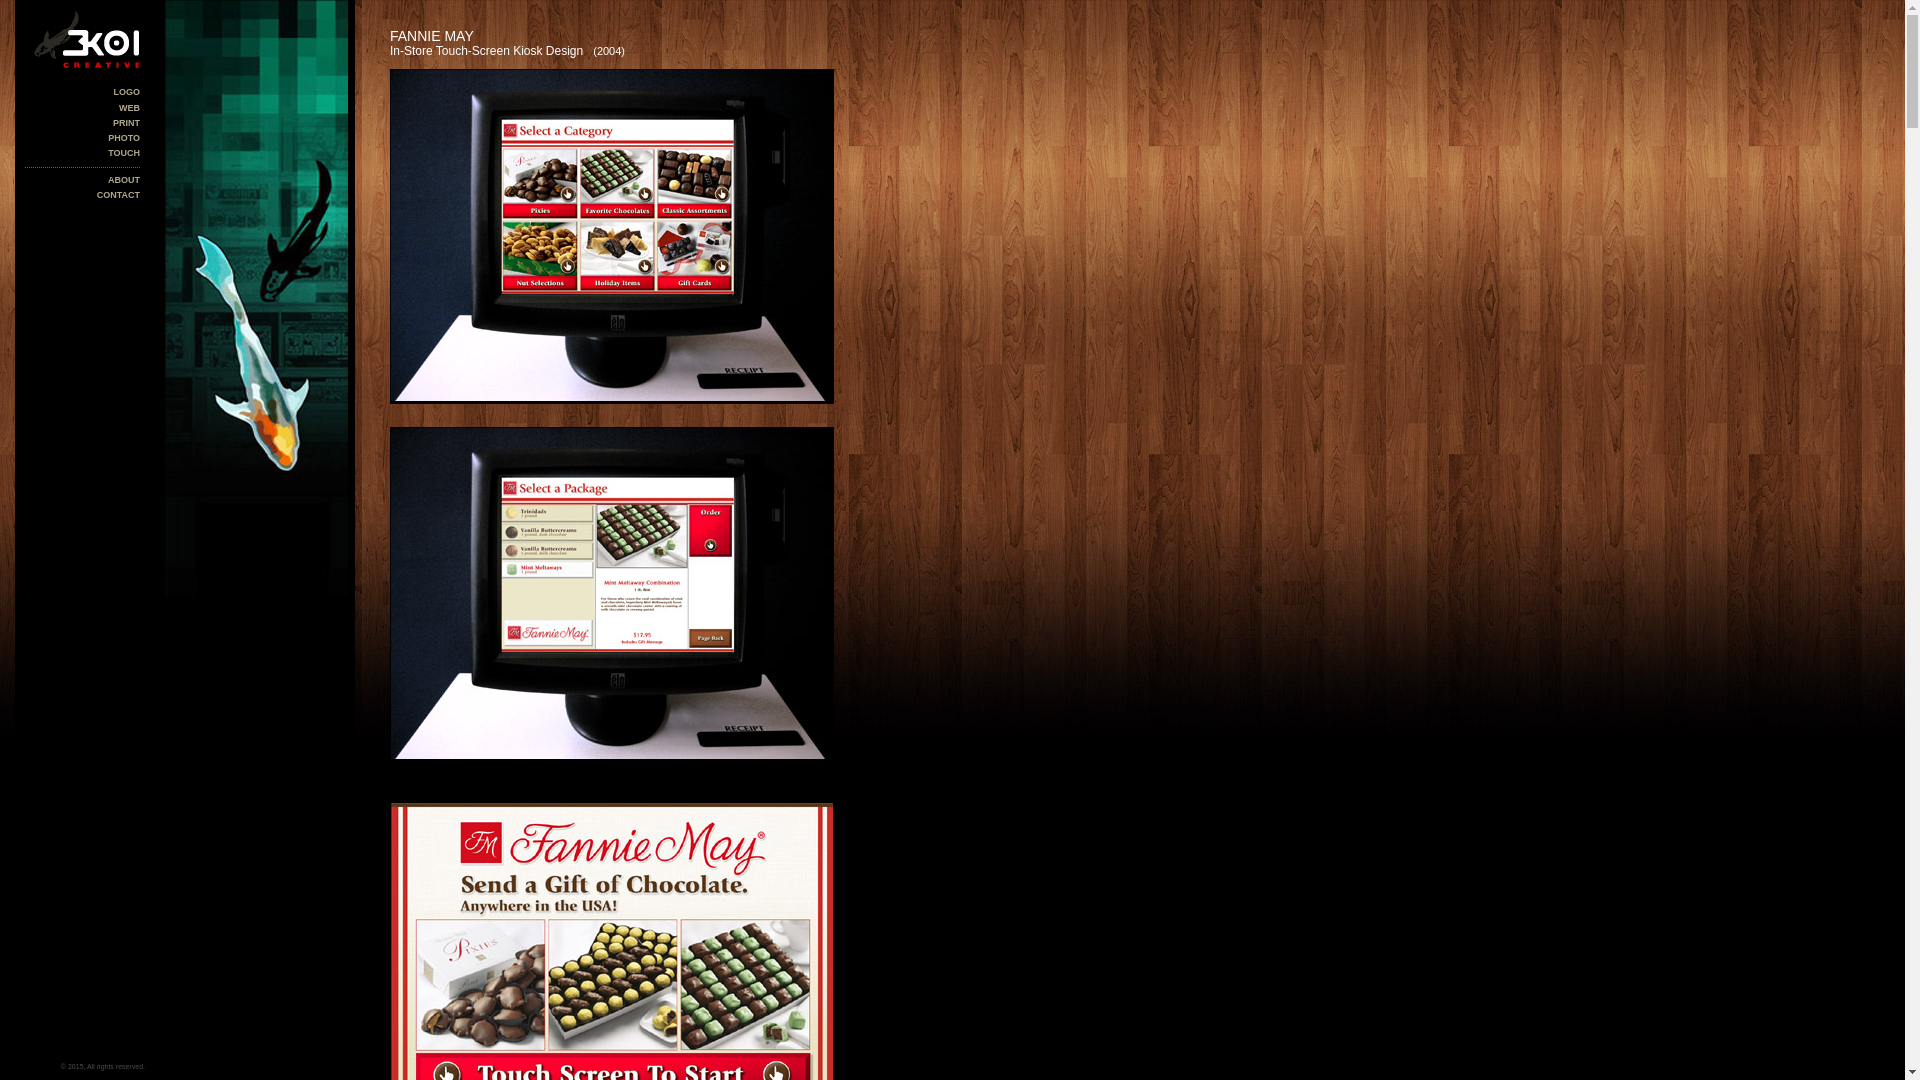 The image size is (1920, 1080). What do you see at coordinates (117, 195) in the screenshot?
I see `'CONTACT'` at bounding box center [117, 195].